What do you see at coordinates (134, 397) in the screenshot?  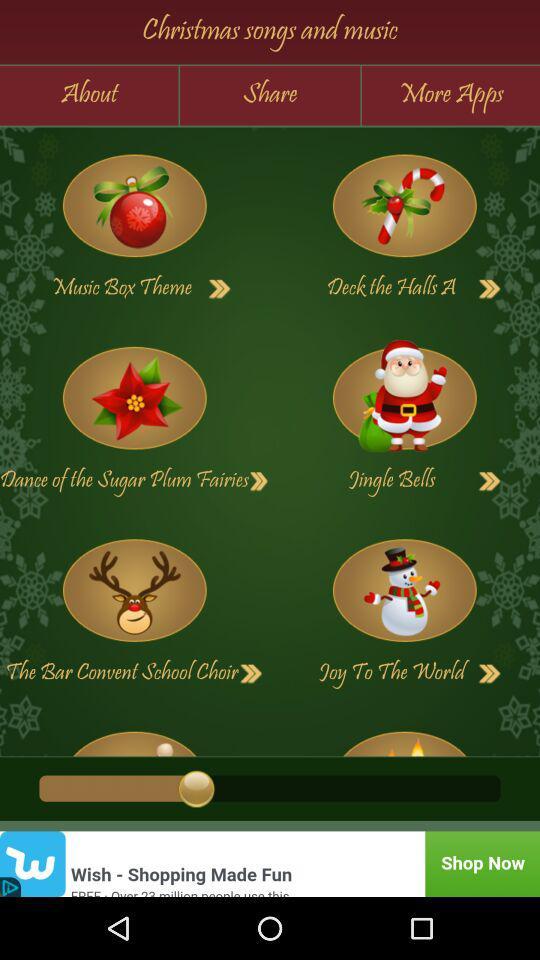 I see `item` at bounding box center [134, 397].